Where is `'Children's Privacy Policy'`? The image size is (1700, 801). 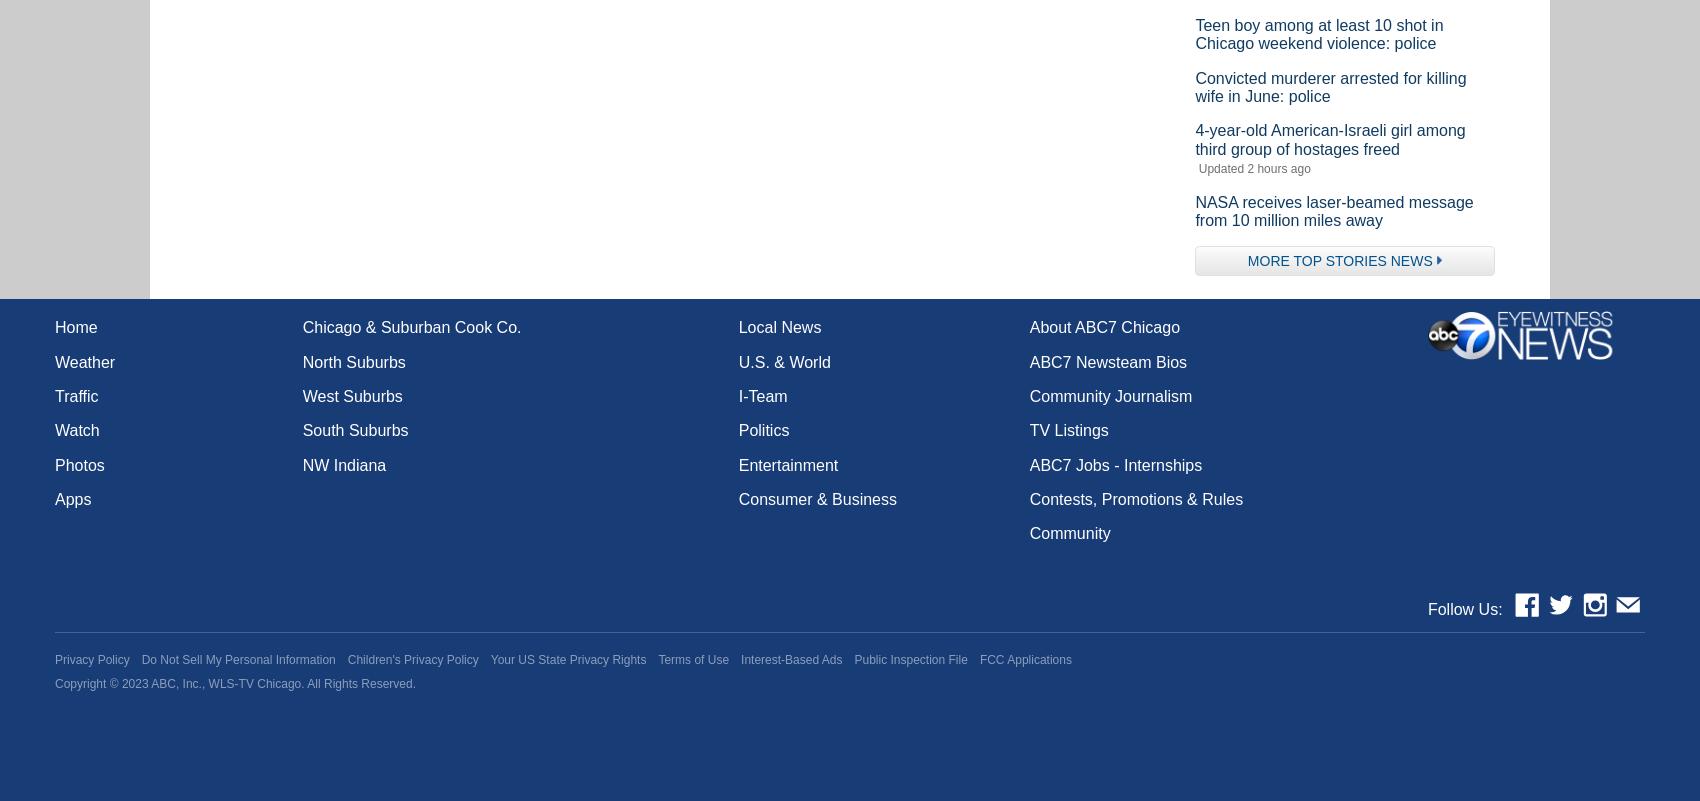
'Children's Privacy Policy' is located at coordinates (411, 658).